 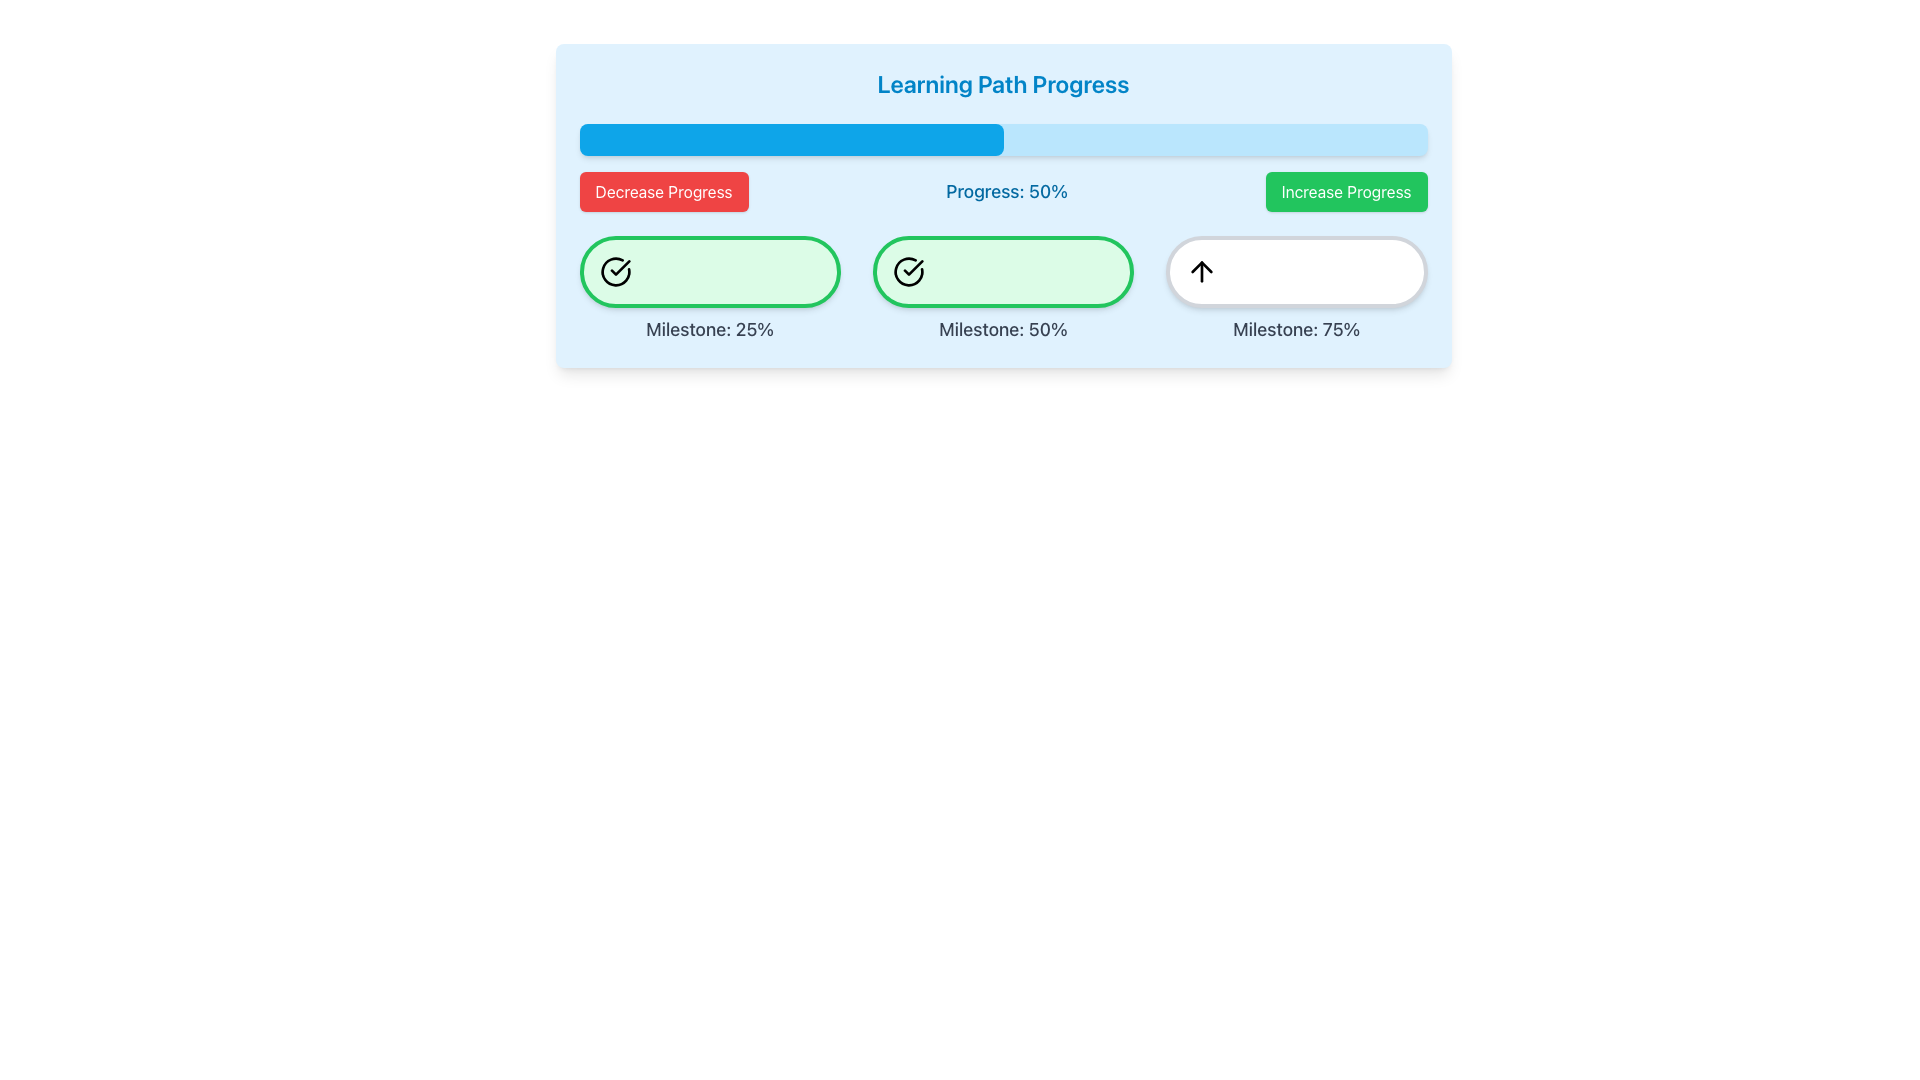 What do you see at coordinates (1296, 329) in the screenshot?
I see `text label displaying 'Milestone: 75%' which is centered below a bordered white circular area with an upward arrow` at bounding box center [1296, 329].